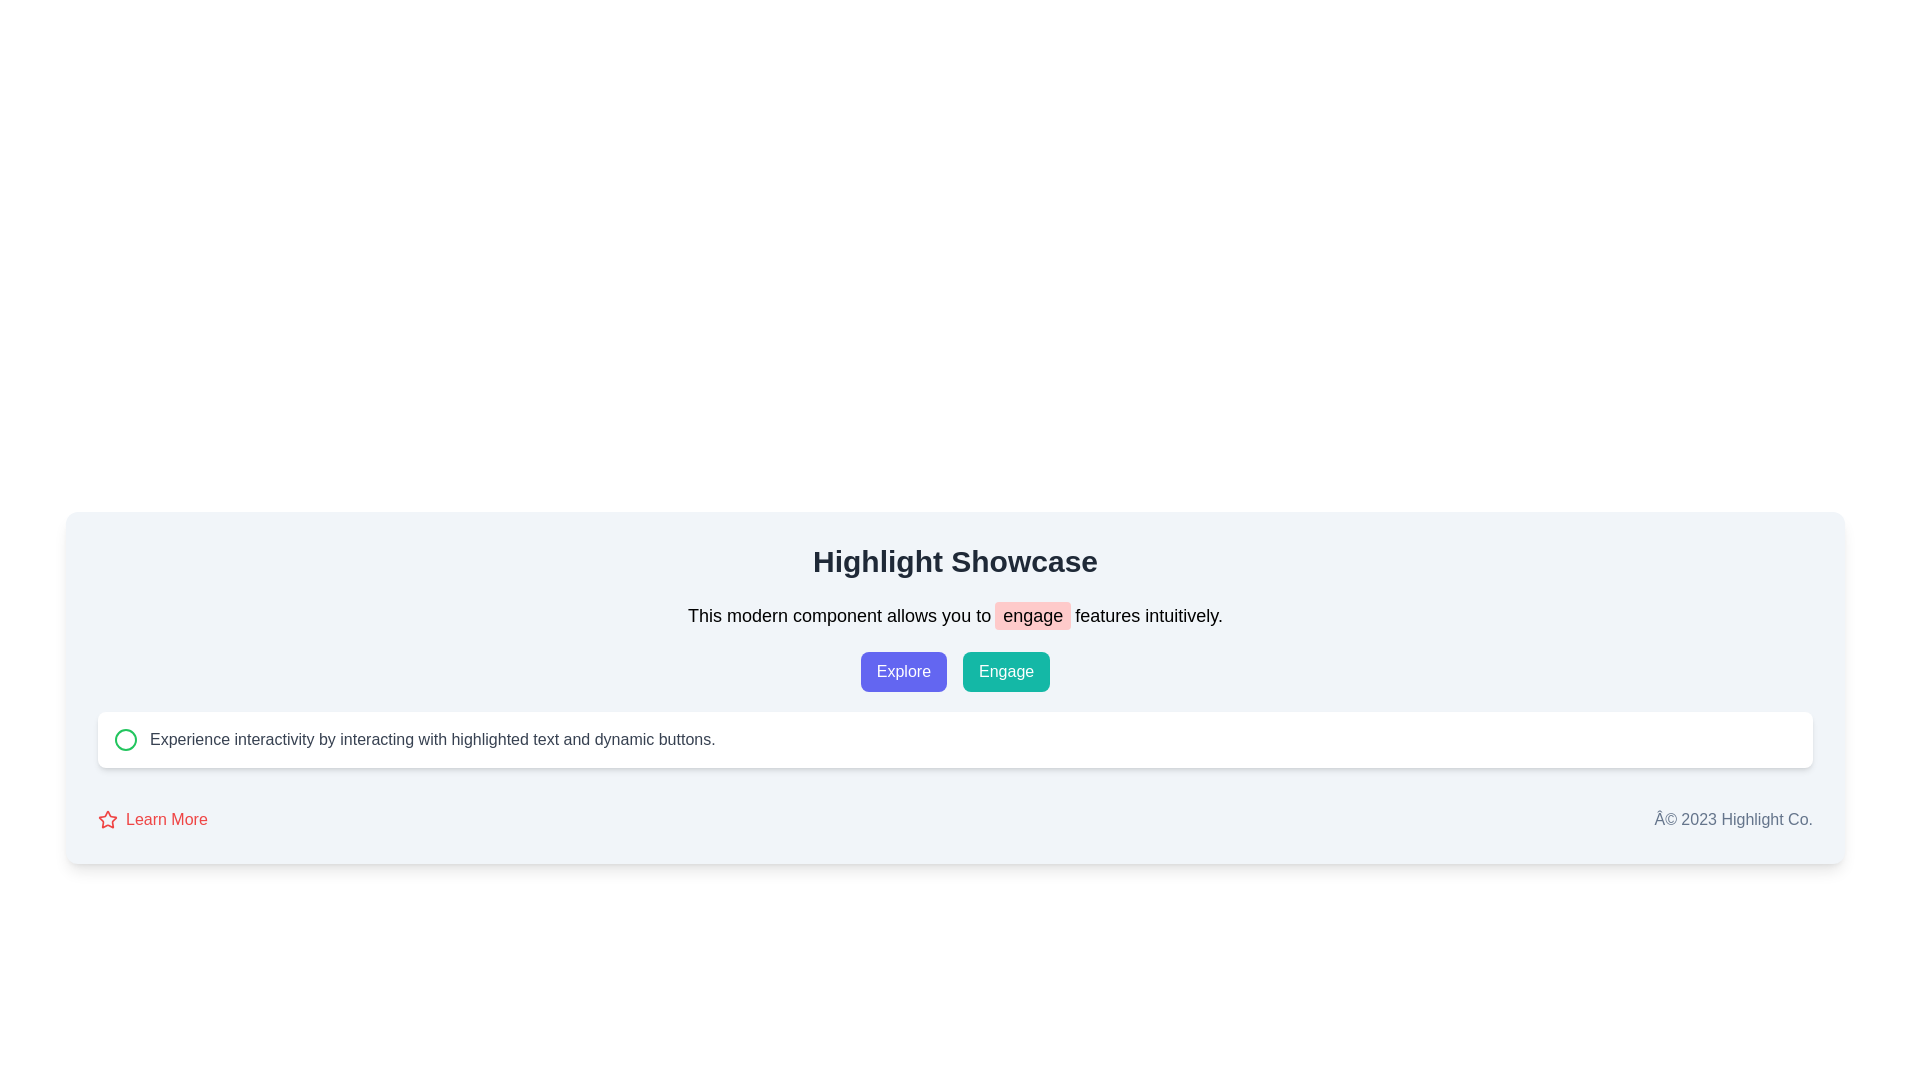 The width and height of the screenshot is (1920, 1080). Describe the element at coordinates (902, 671) in the screenshot. I see `the 'Explore' button with a purple background and white text` at that location.